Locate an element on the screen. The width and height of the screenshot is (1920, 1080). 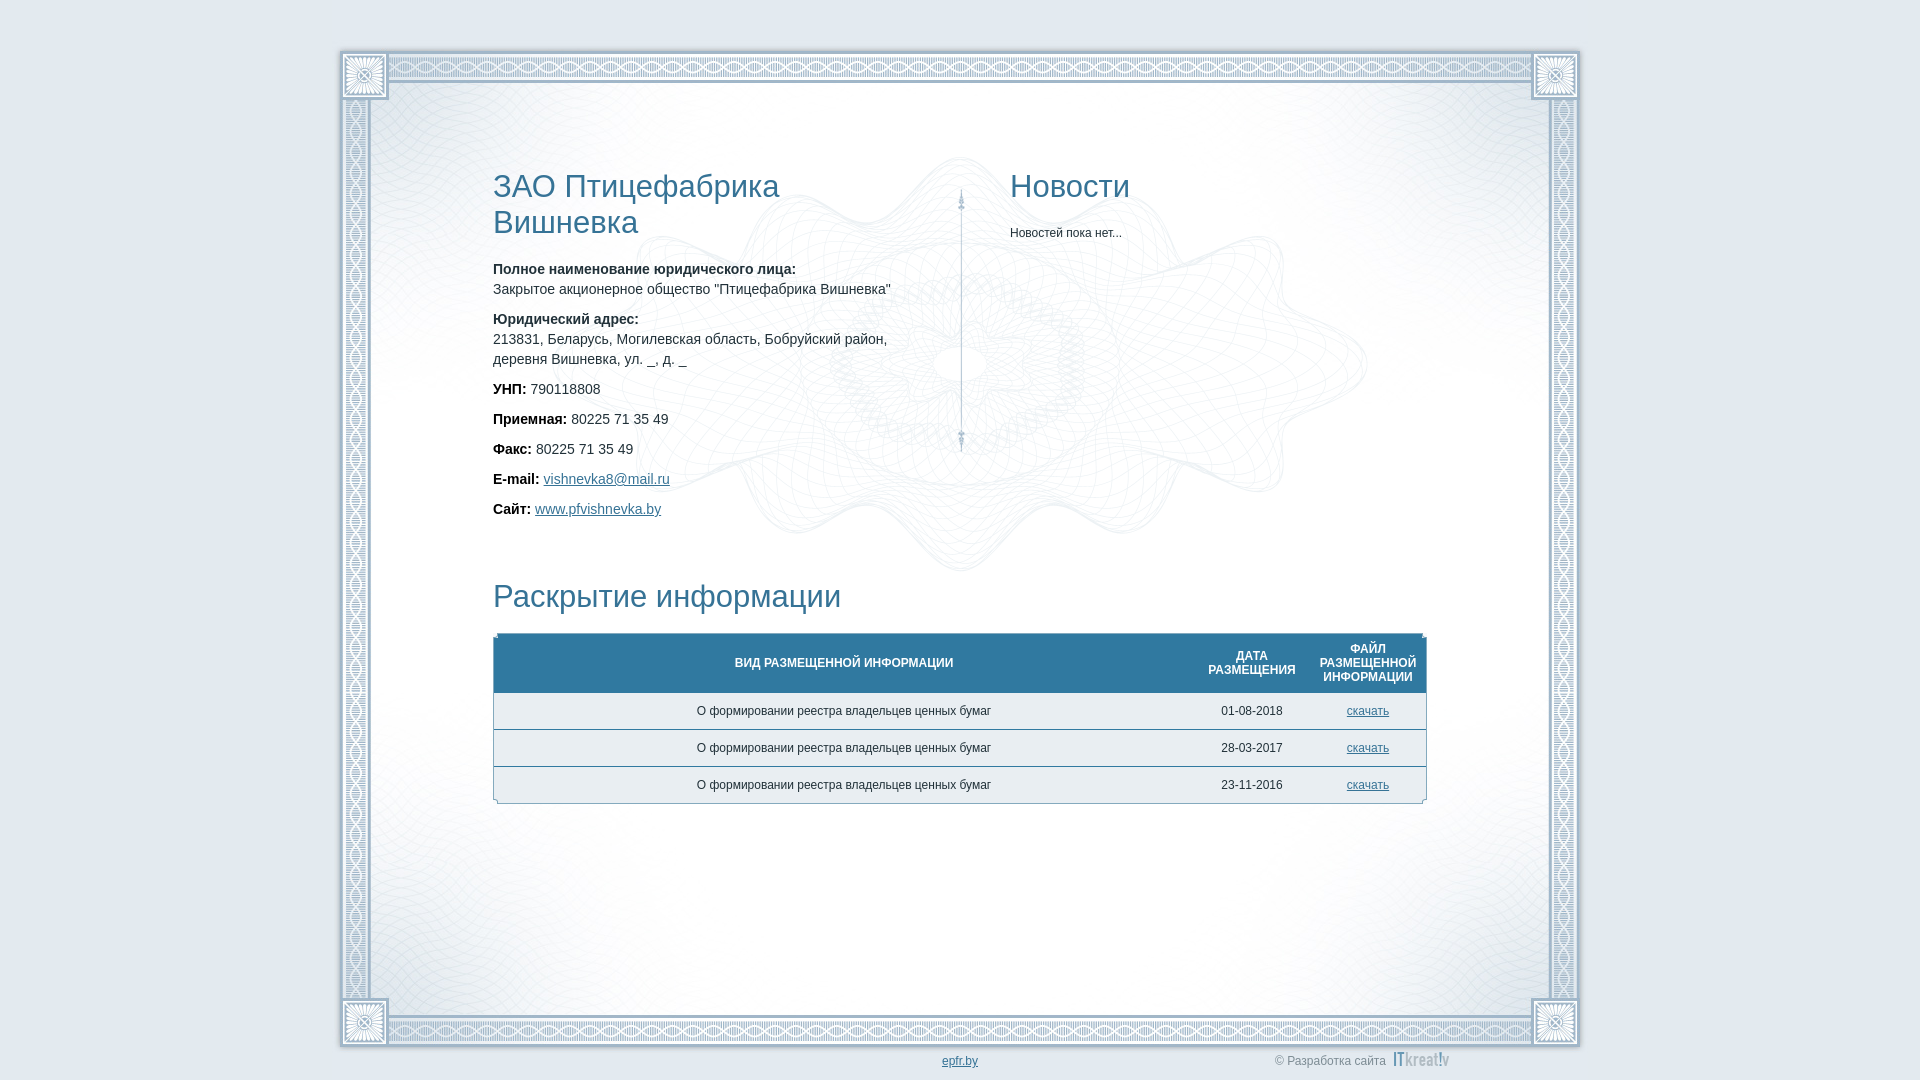
'vishnevka8@mail.ru' is located at coordinates (543, 478).